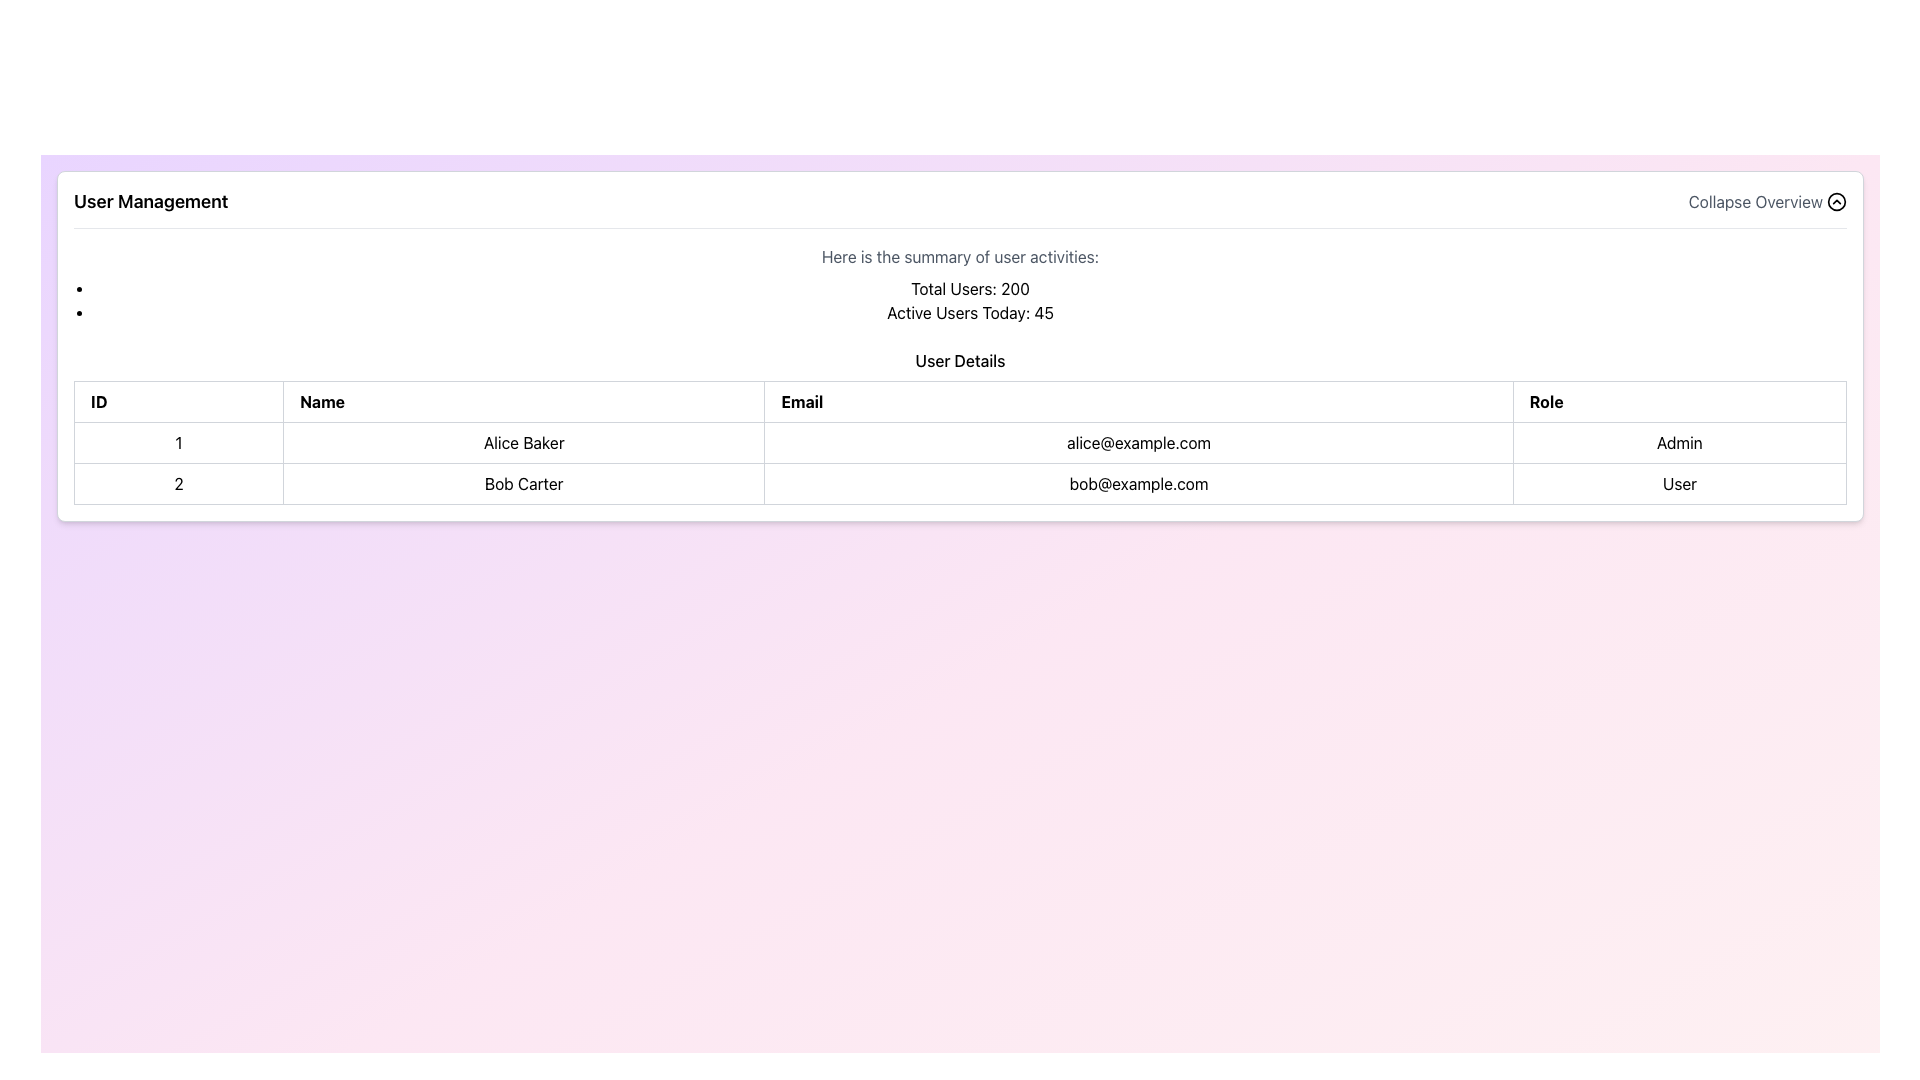 This screenshot has width=1920, height=1080. Describe the element at coordinates (1837, 201) in the screenshot. I see `the circular icon with an upwards-pointing chevron, located at the far right of the 'Collapse Overview' section, to provide tooltip or indication` at that location.